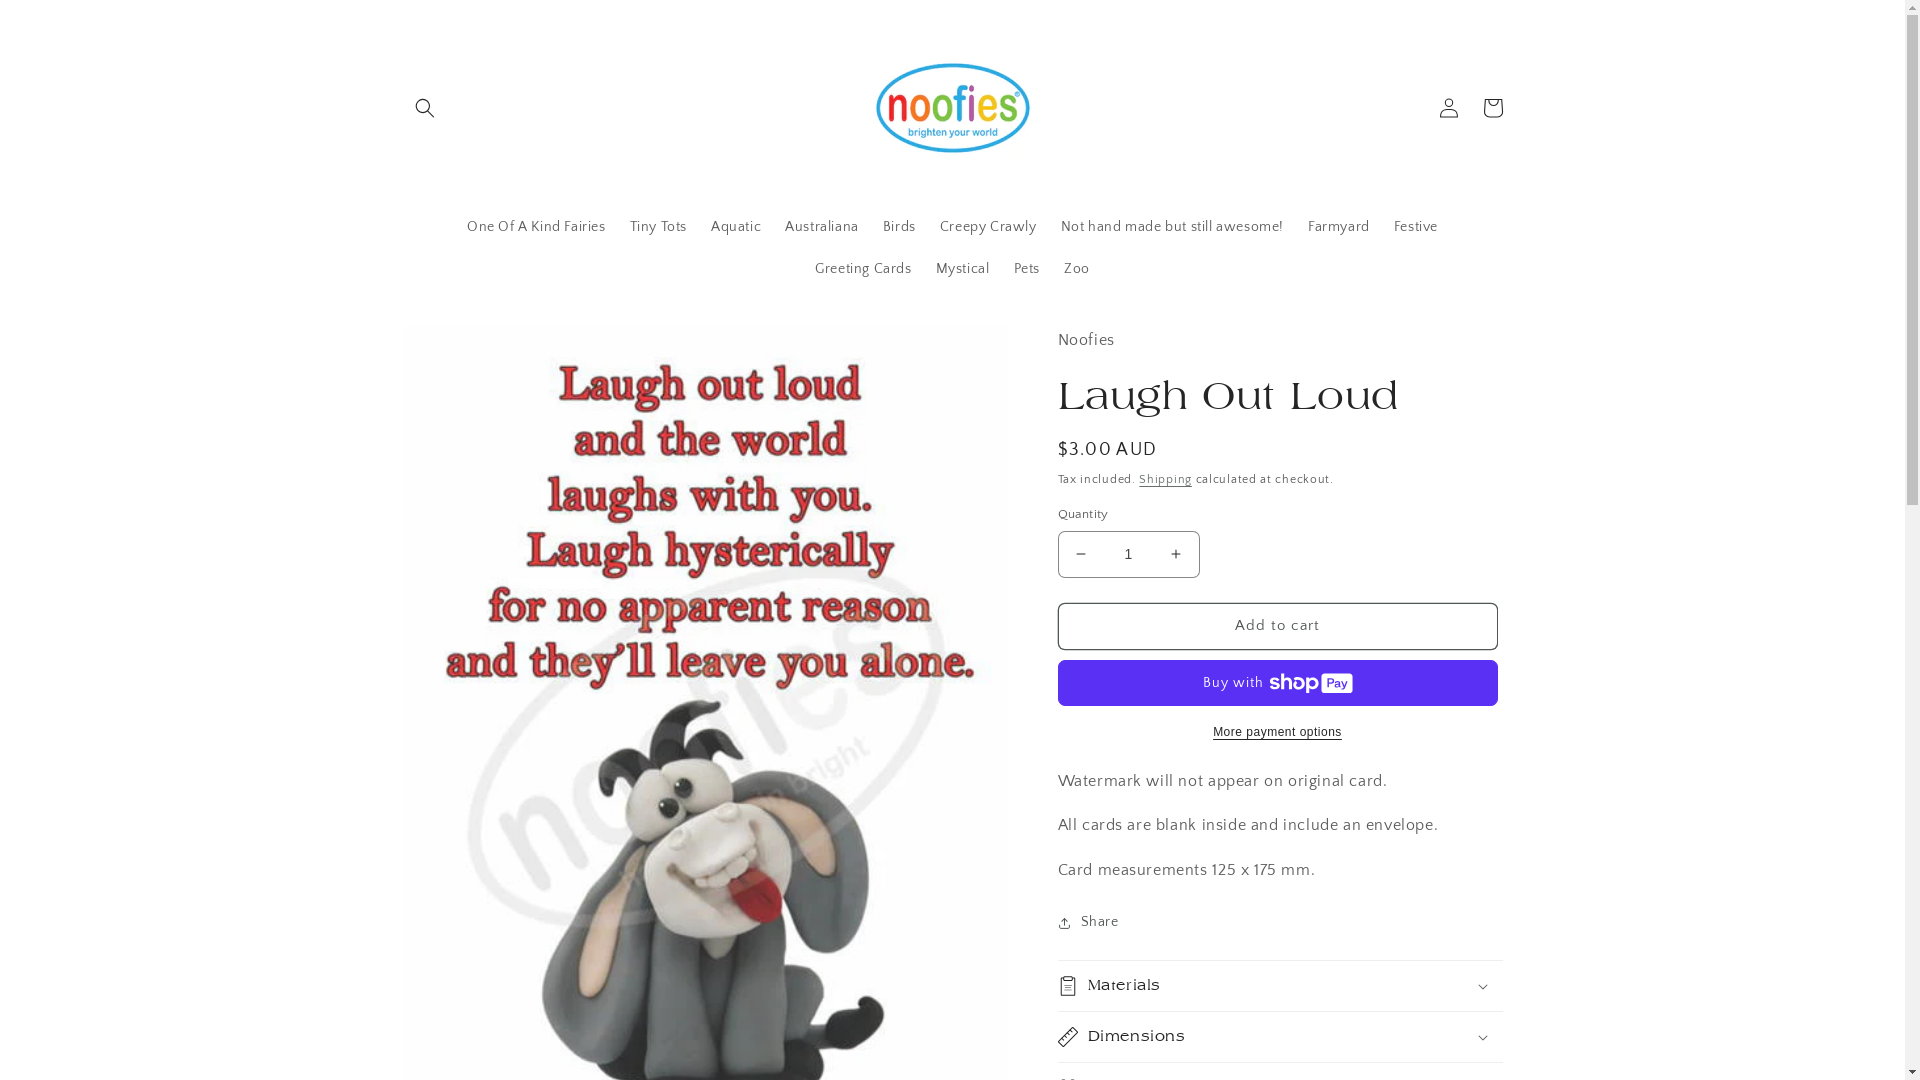 This screenshot has height=1080, width=1920. Describe the element at coordinates (1165, 479) in the screenshot. I see `'Shipping'` at that location.